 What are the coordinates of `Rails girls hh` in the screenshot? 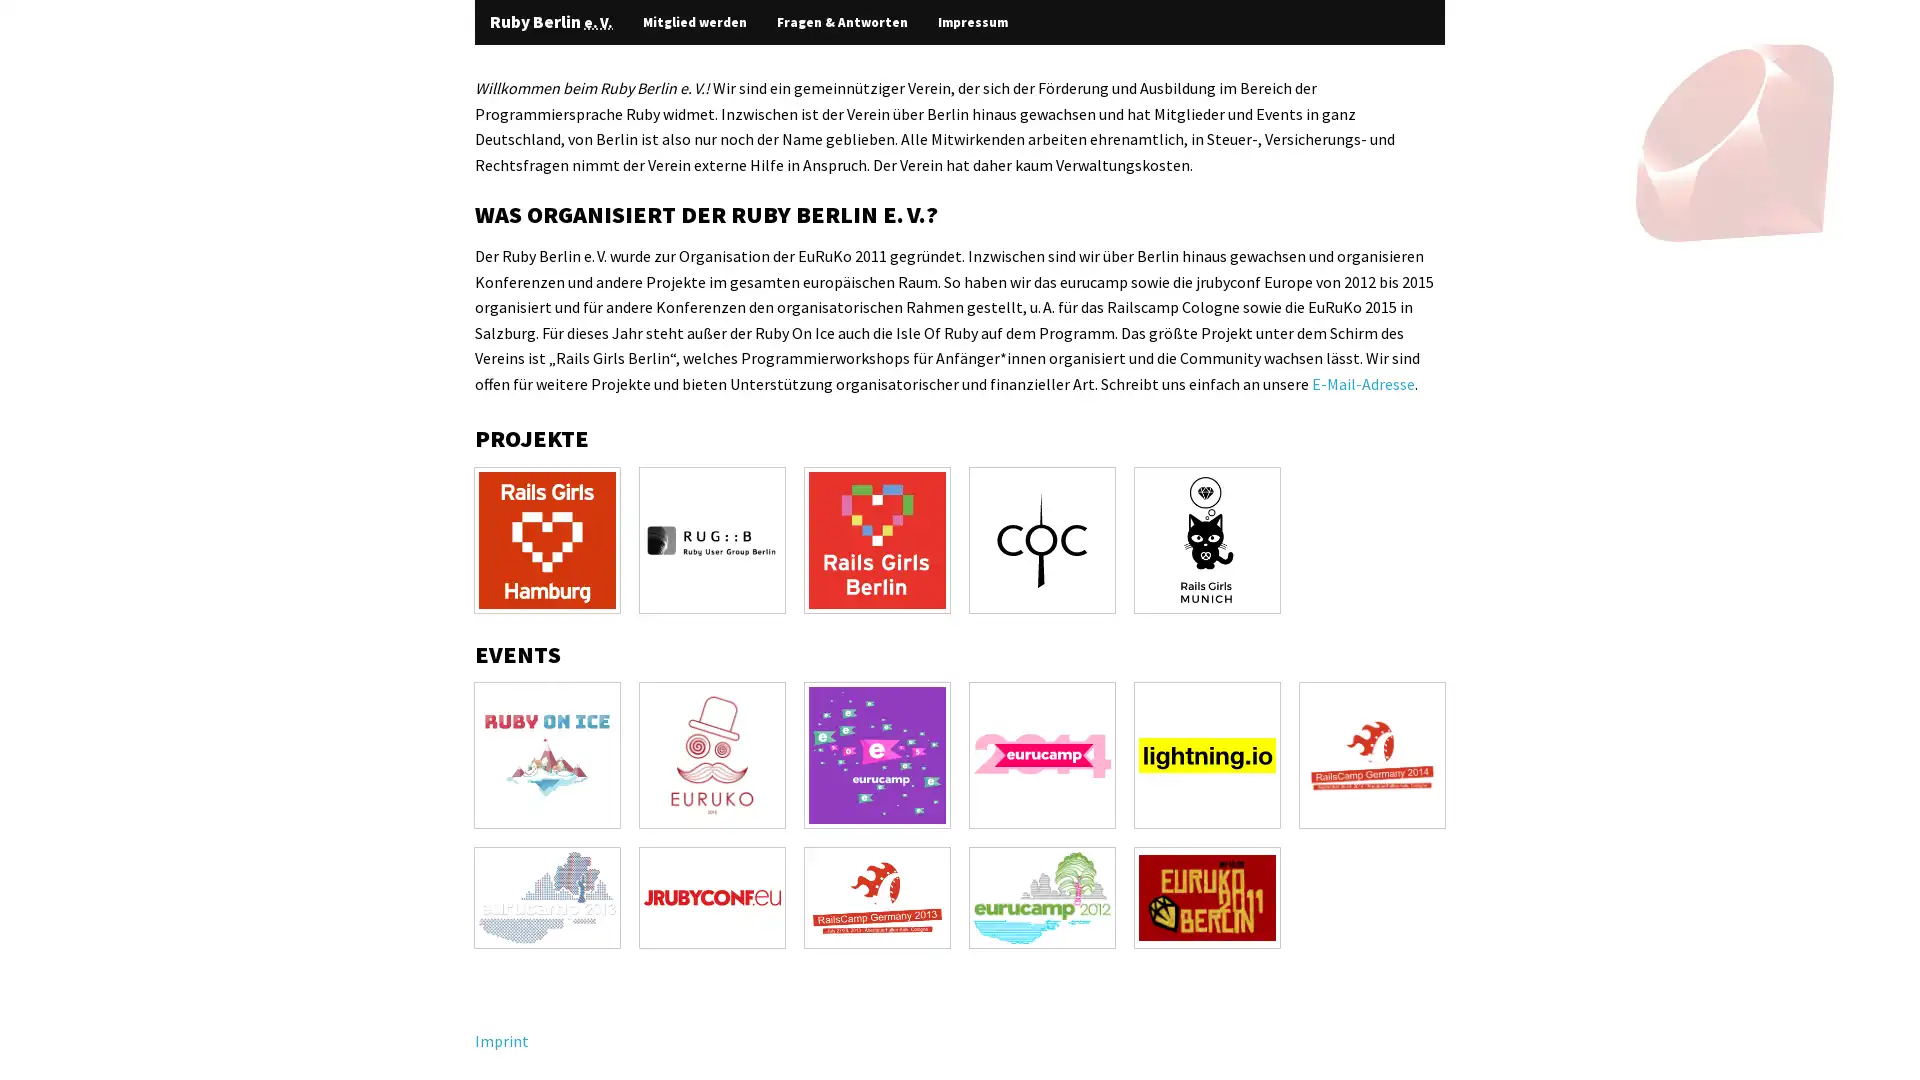 It's located at (547, 538).